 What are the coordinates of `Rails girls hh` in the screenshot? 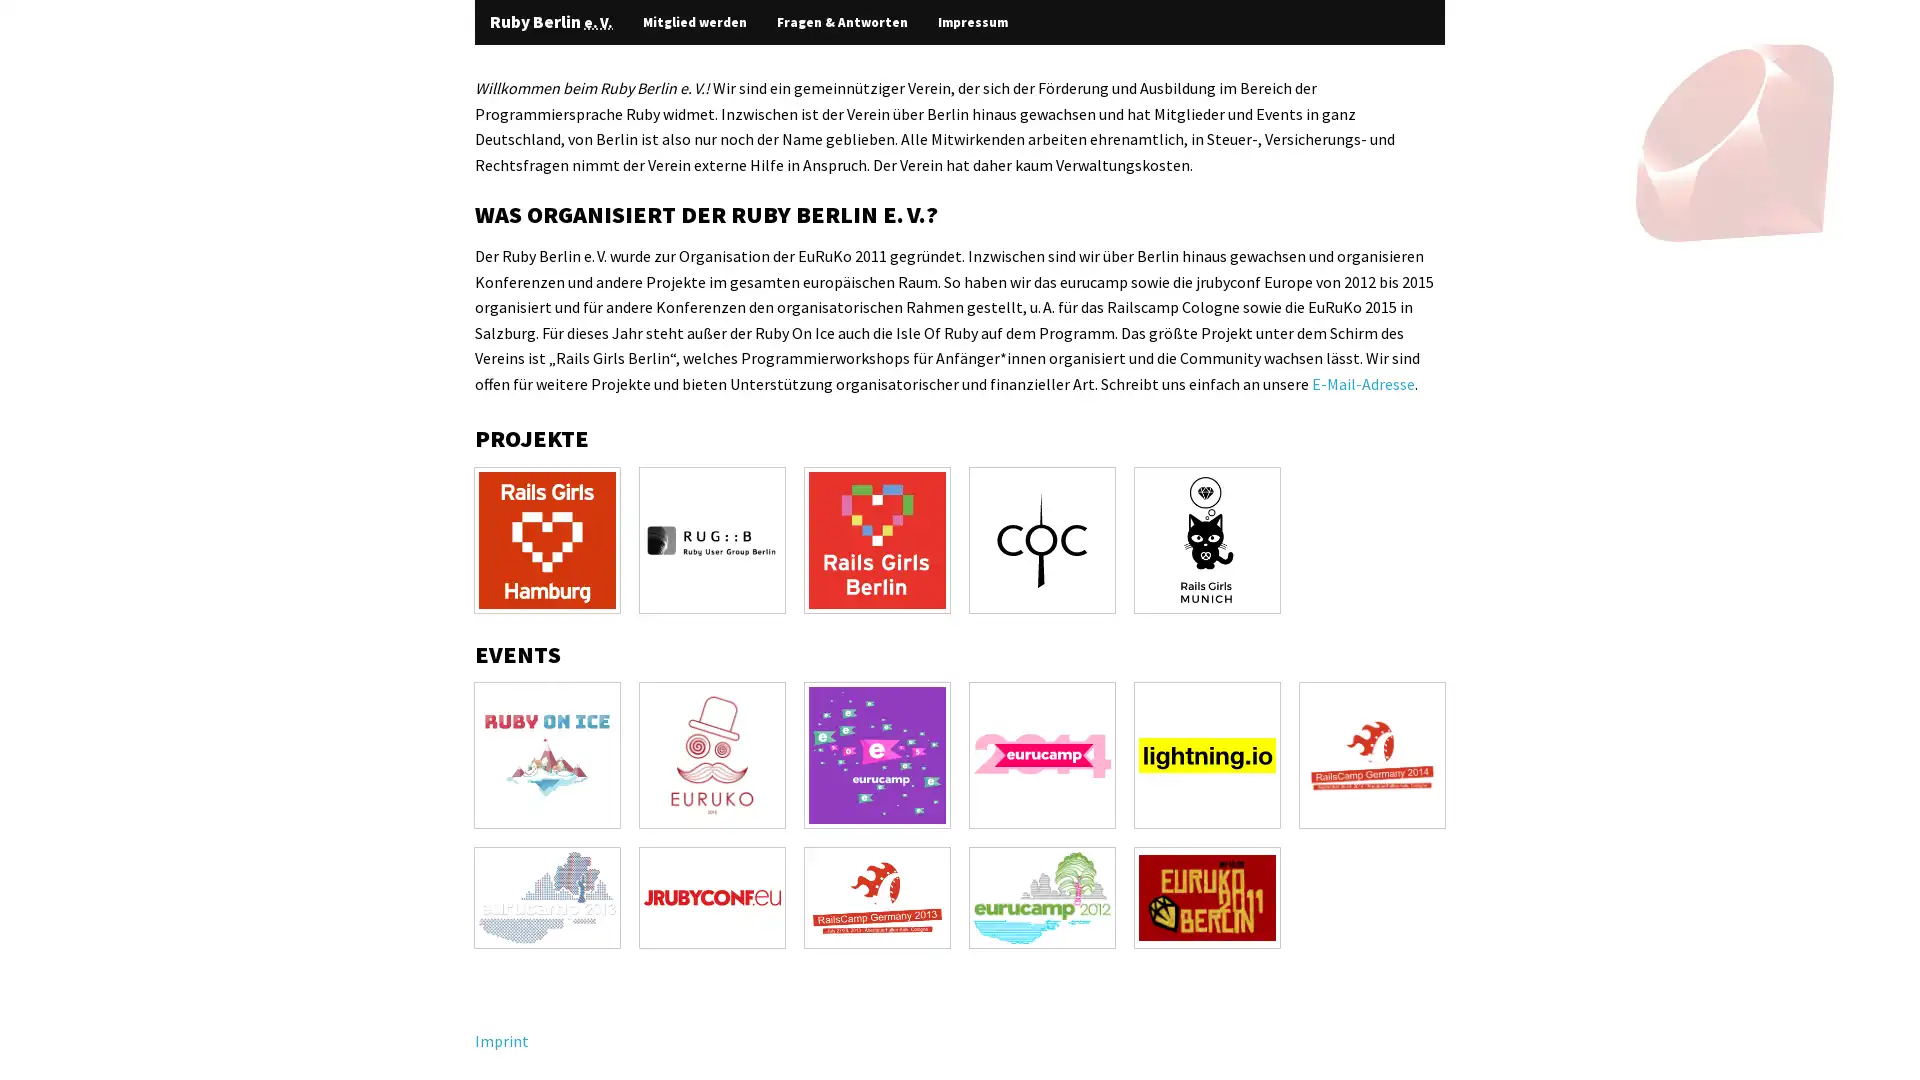 It's located at (547, 538).